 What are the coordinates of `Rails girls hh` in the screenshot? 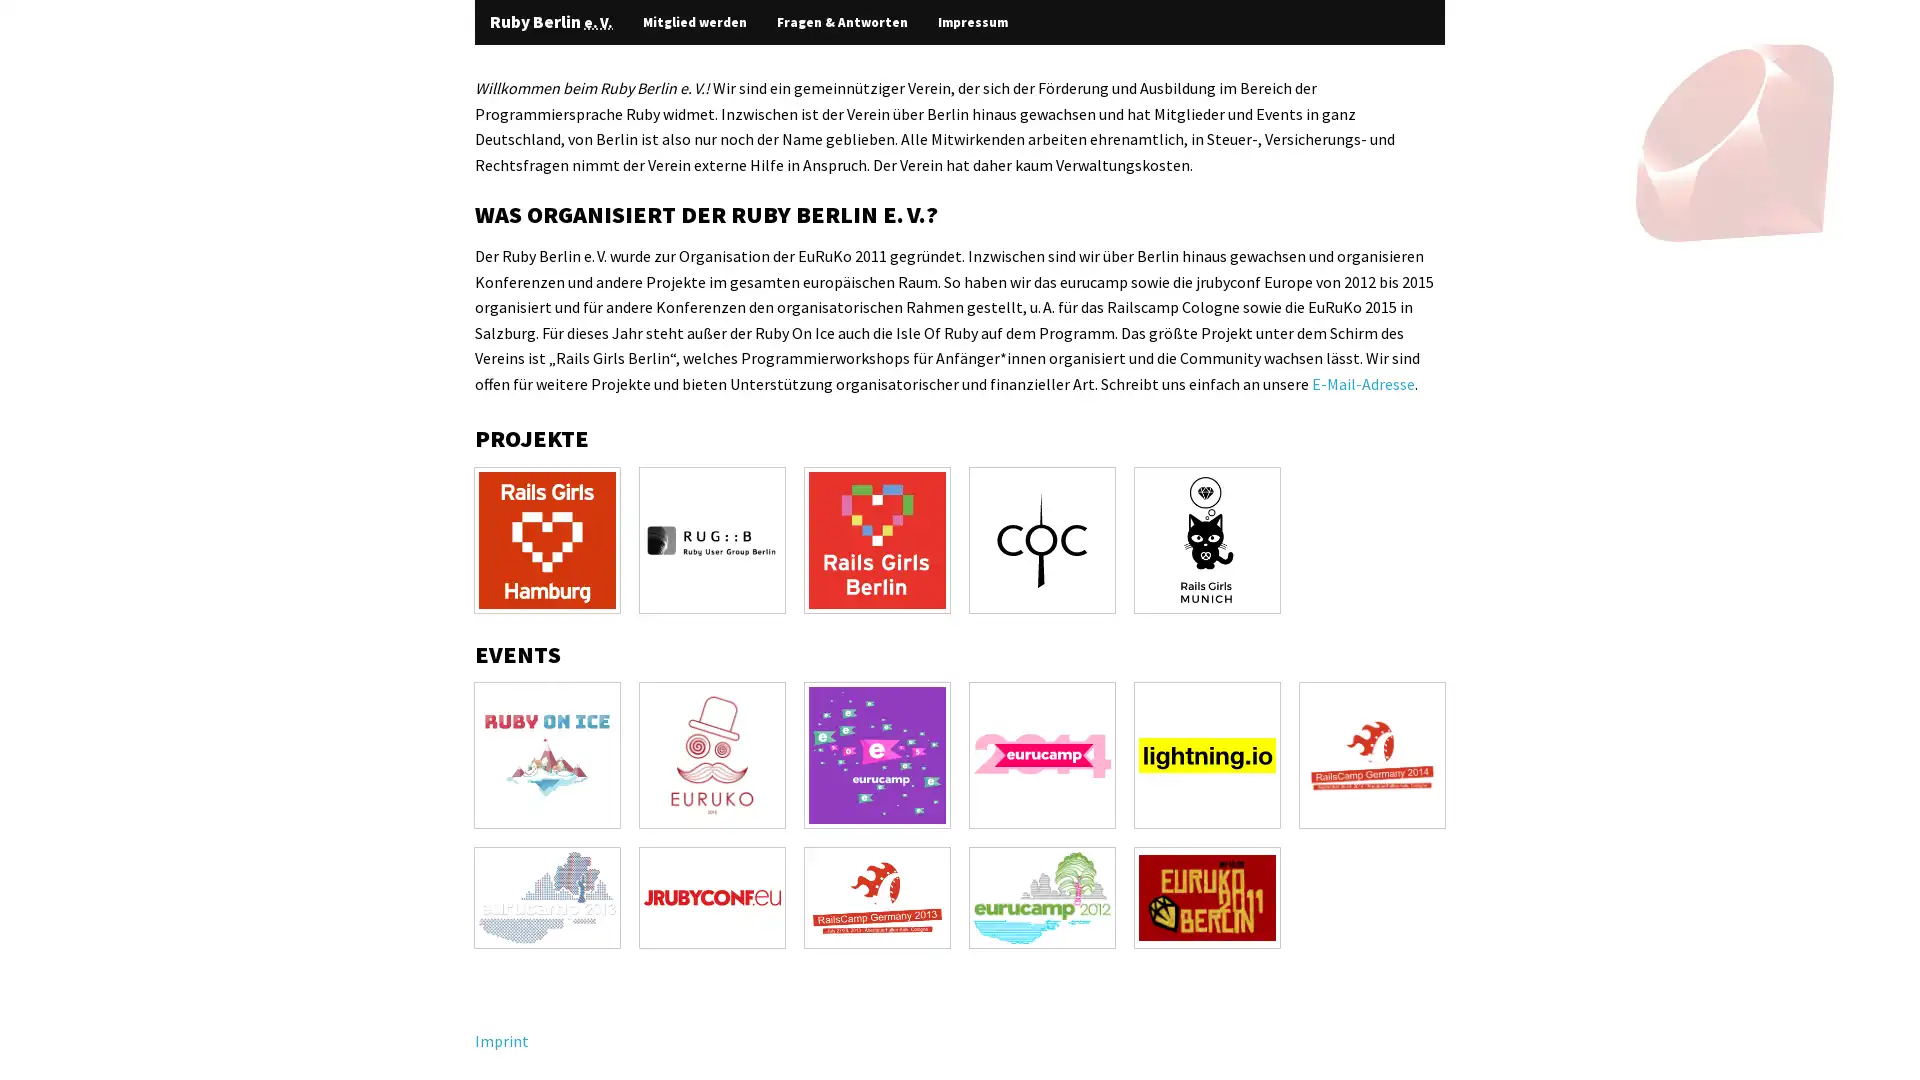 It's located at (547, 538).